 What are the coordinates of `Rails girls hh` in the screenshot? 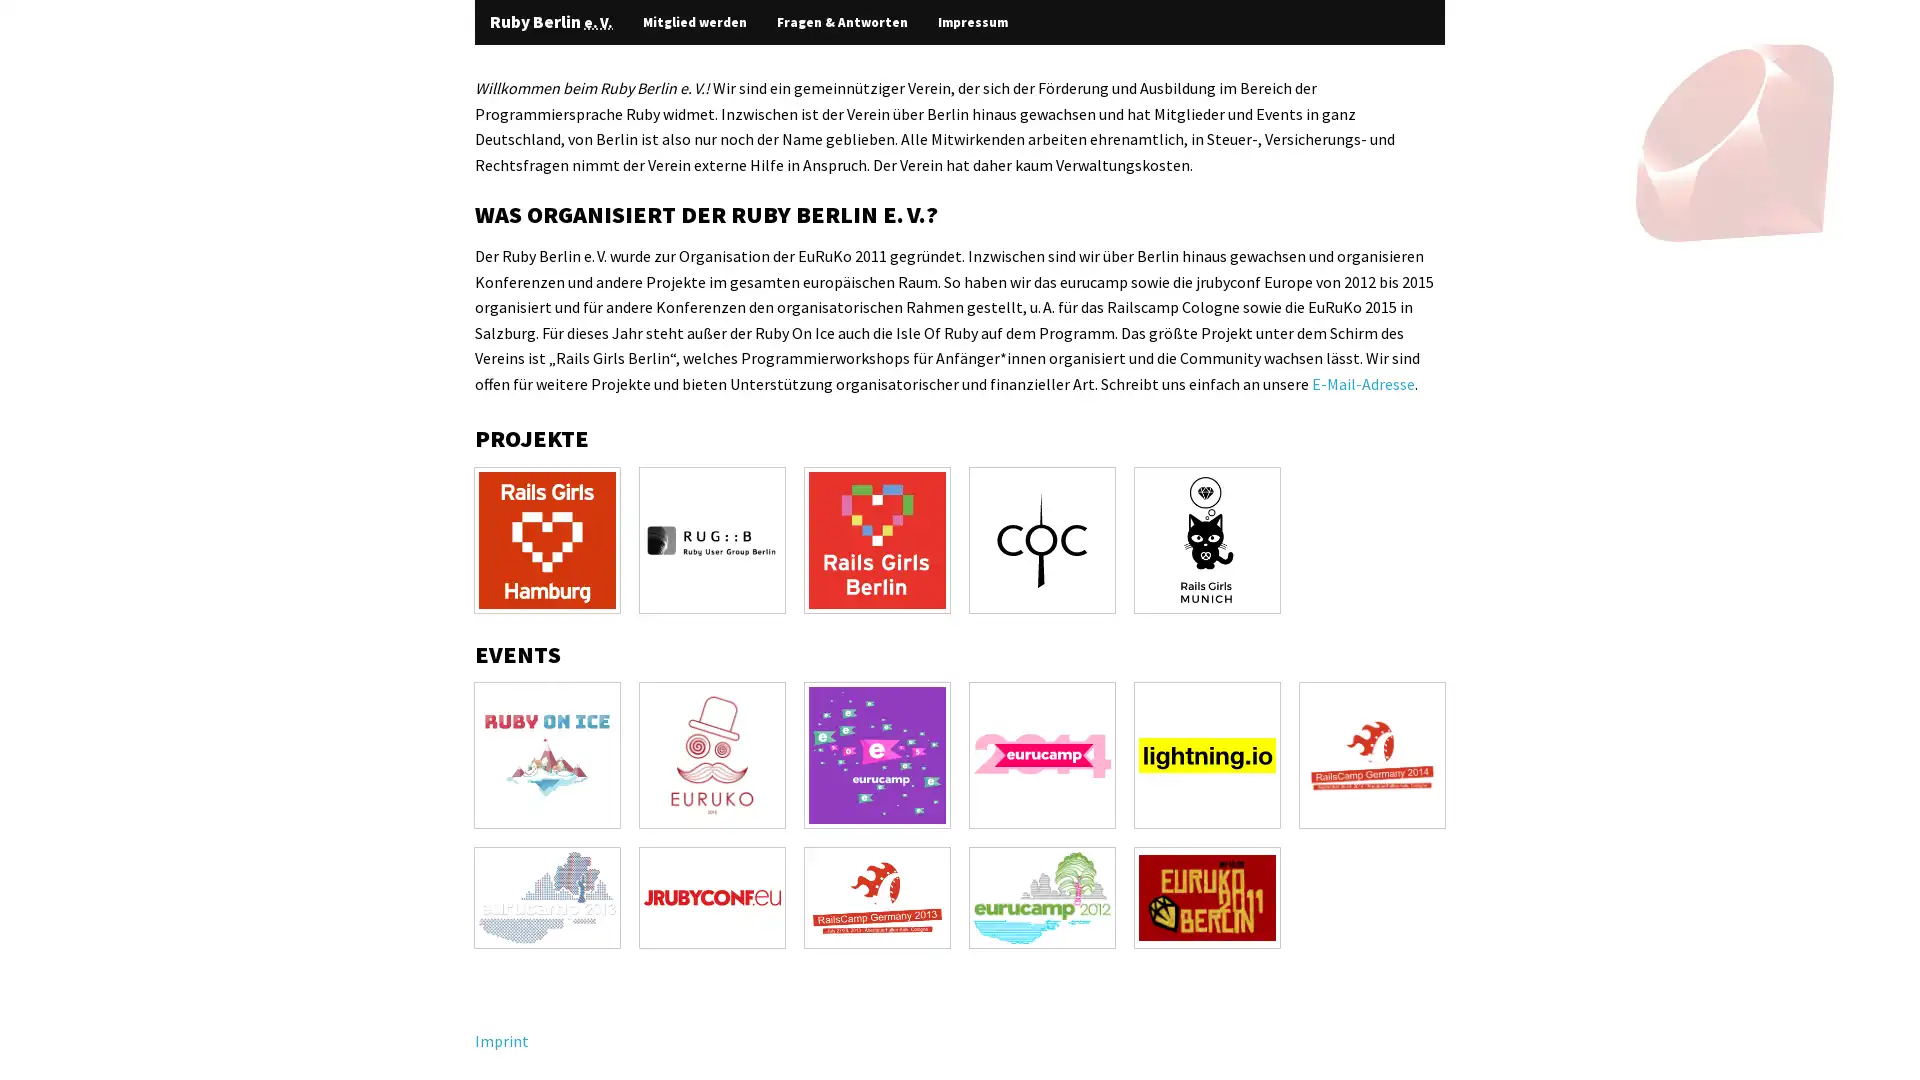 It's located at (547, 538).